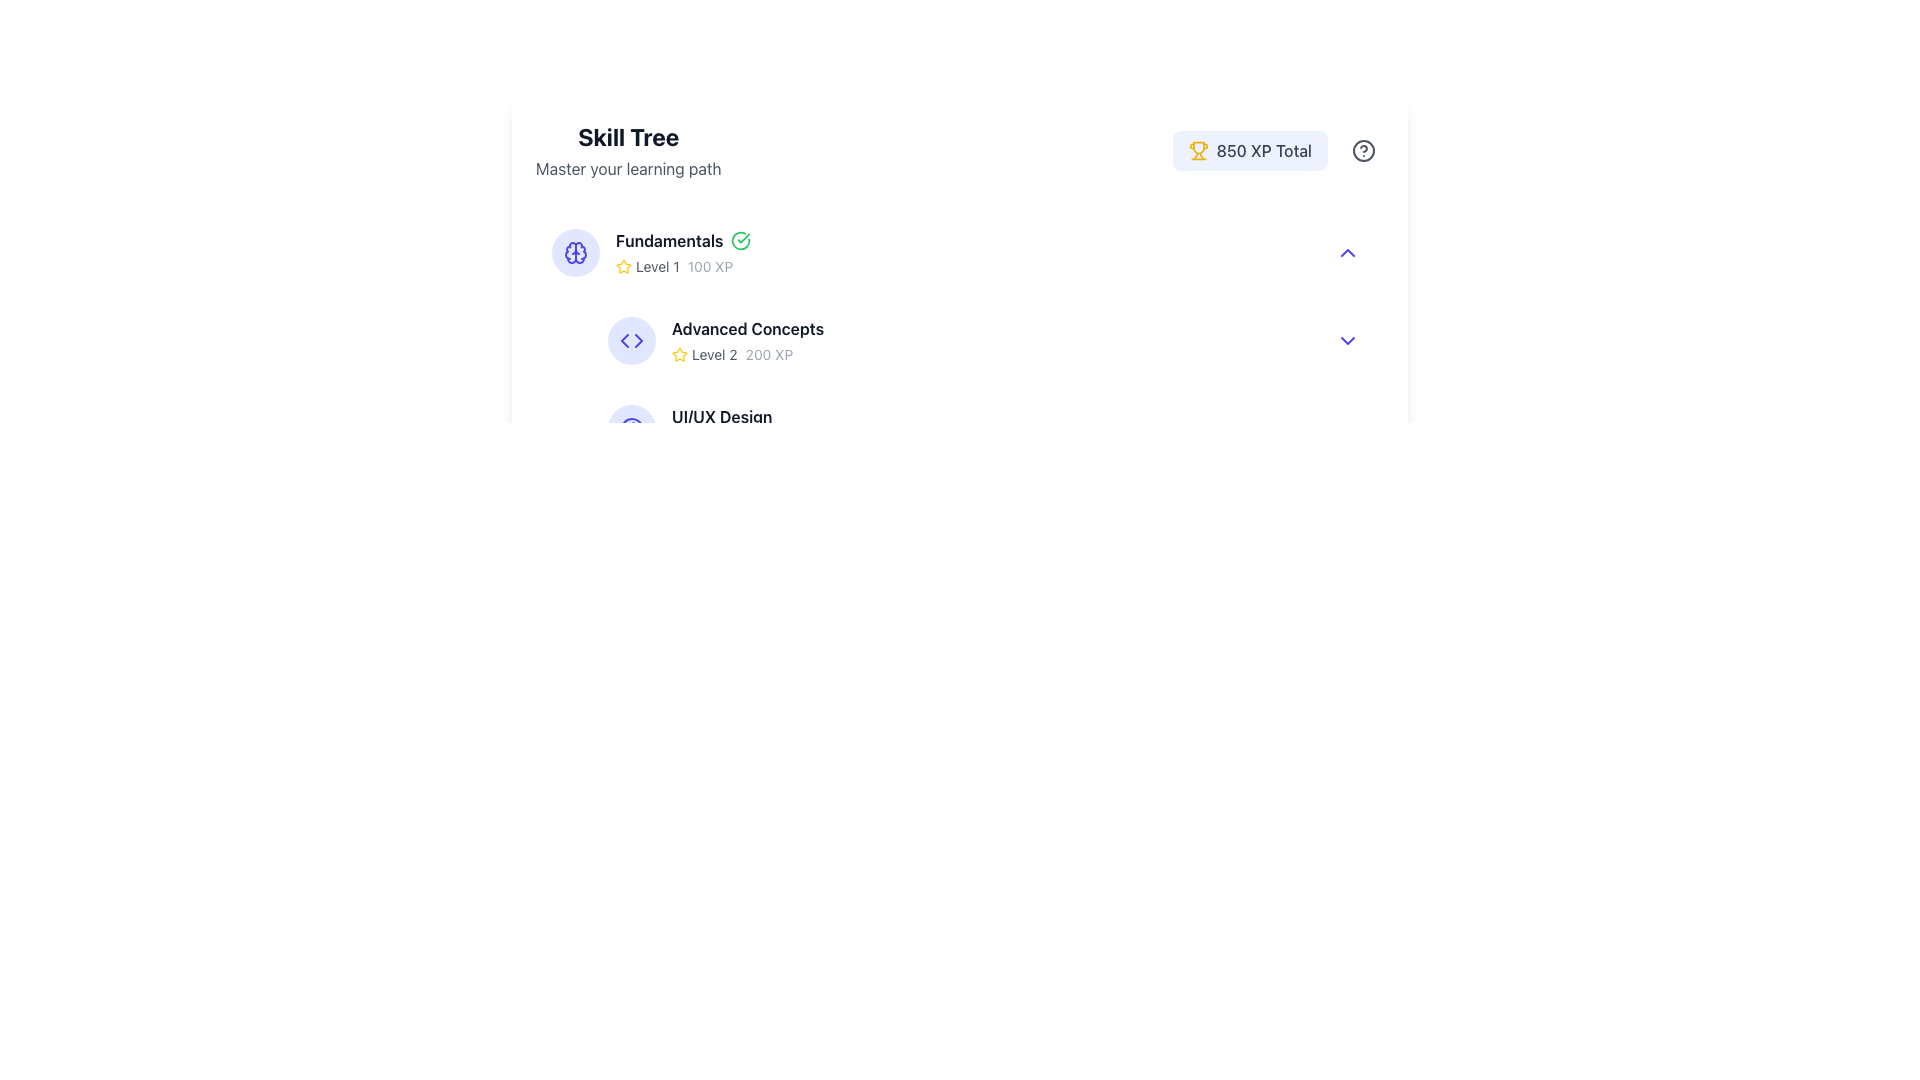 This screenshot has height=1080, width=1920. What do you see at coordinates (631, 339) in the screenshot?
I see `the SVG icon representing coding concepts, which is located beside the 'Advanced Concepts' text label in the second position of a vertical list` at bounding box center [631, 339].